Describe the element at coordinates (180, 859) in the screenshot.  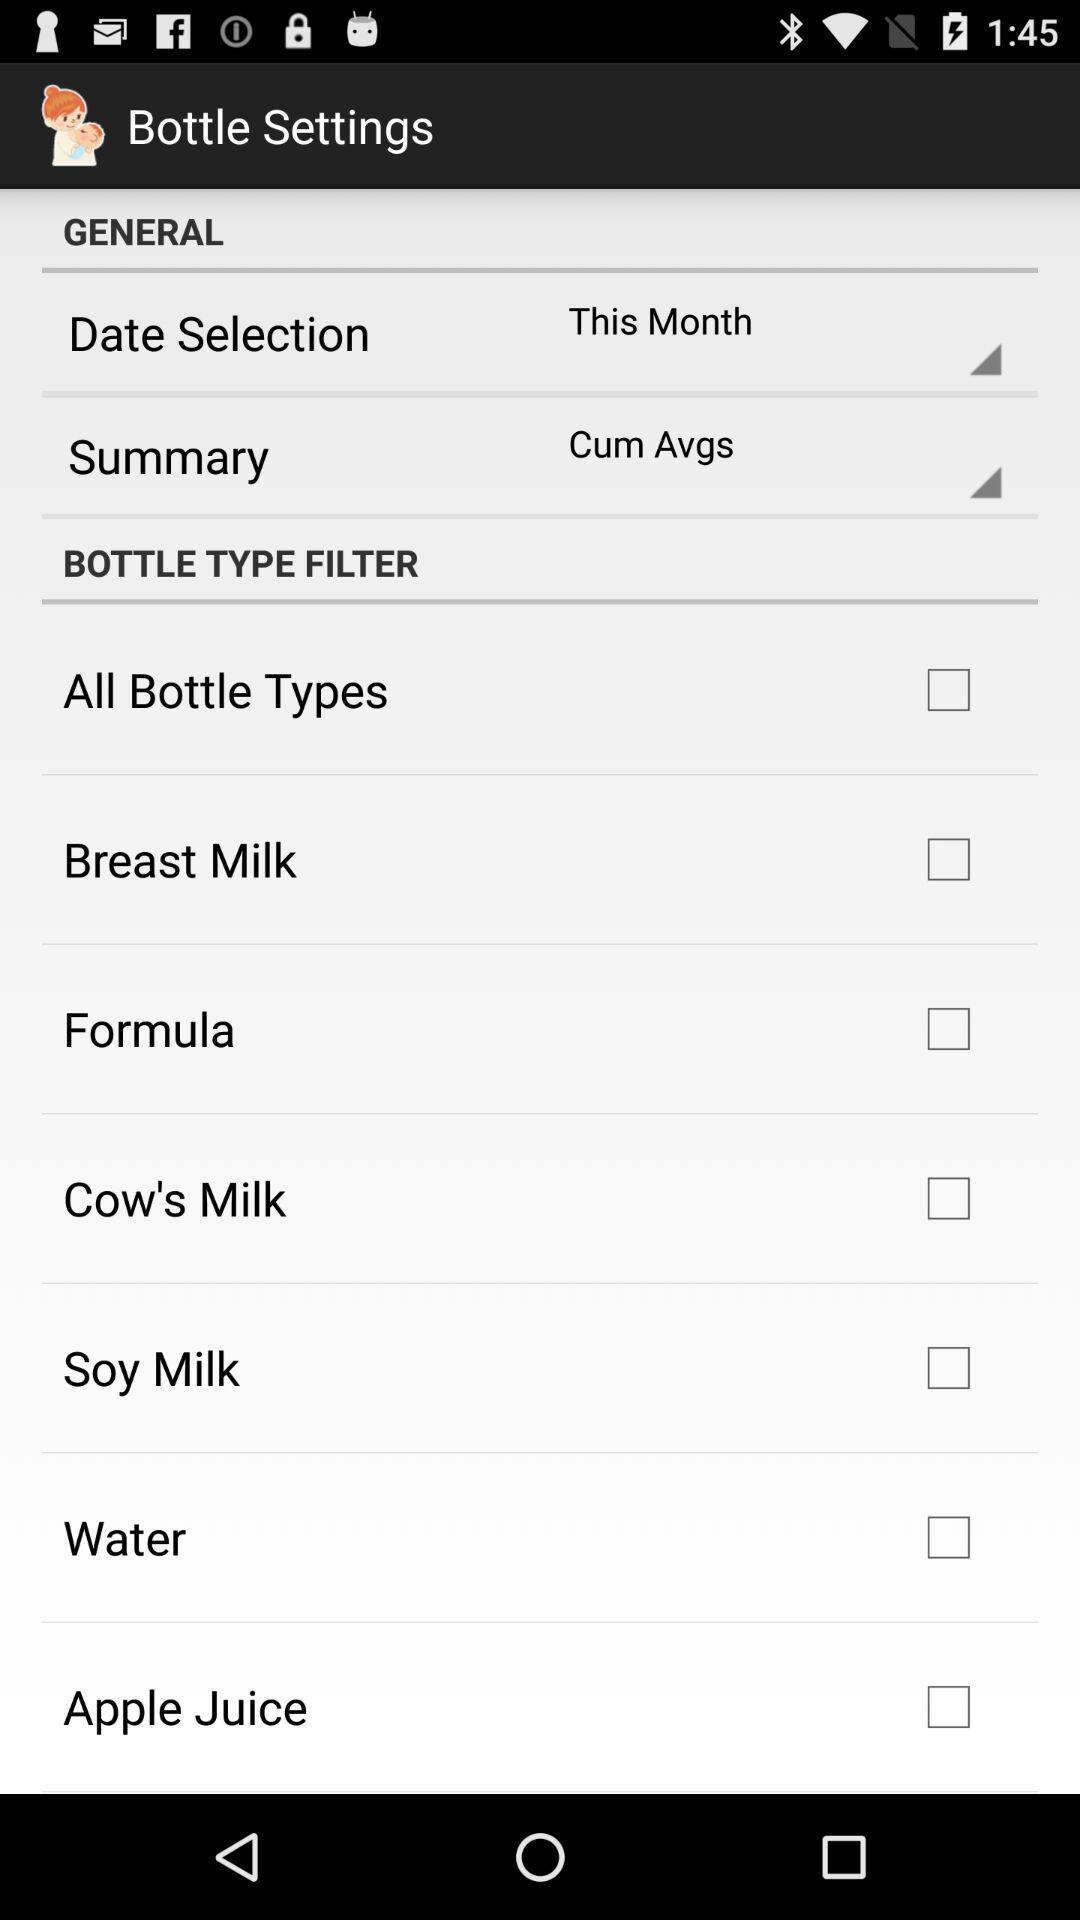
I see `the breast milk` at that location.